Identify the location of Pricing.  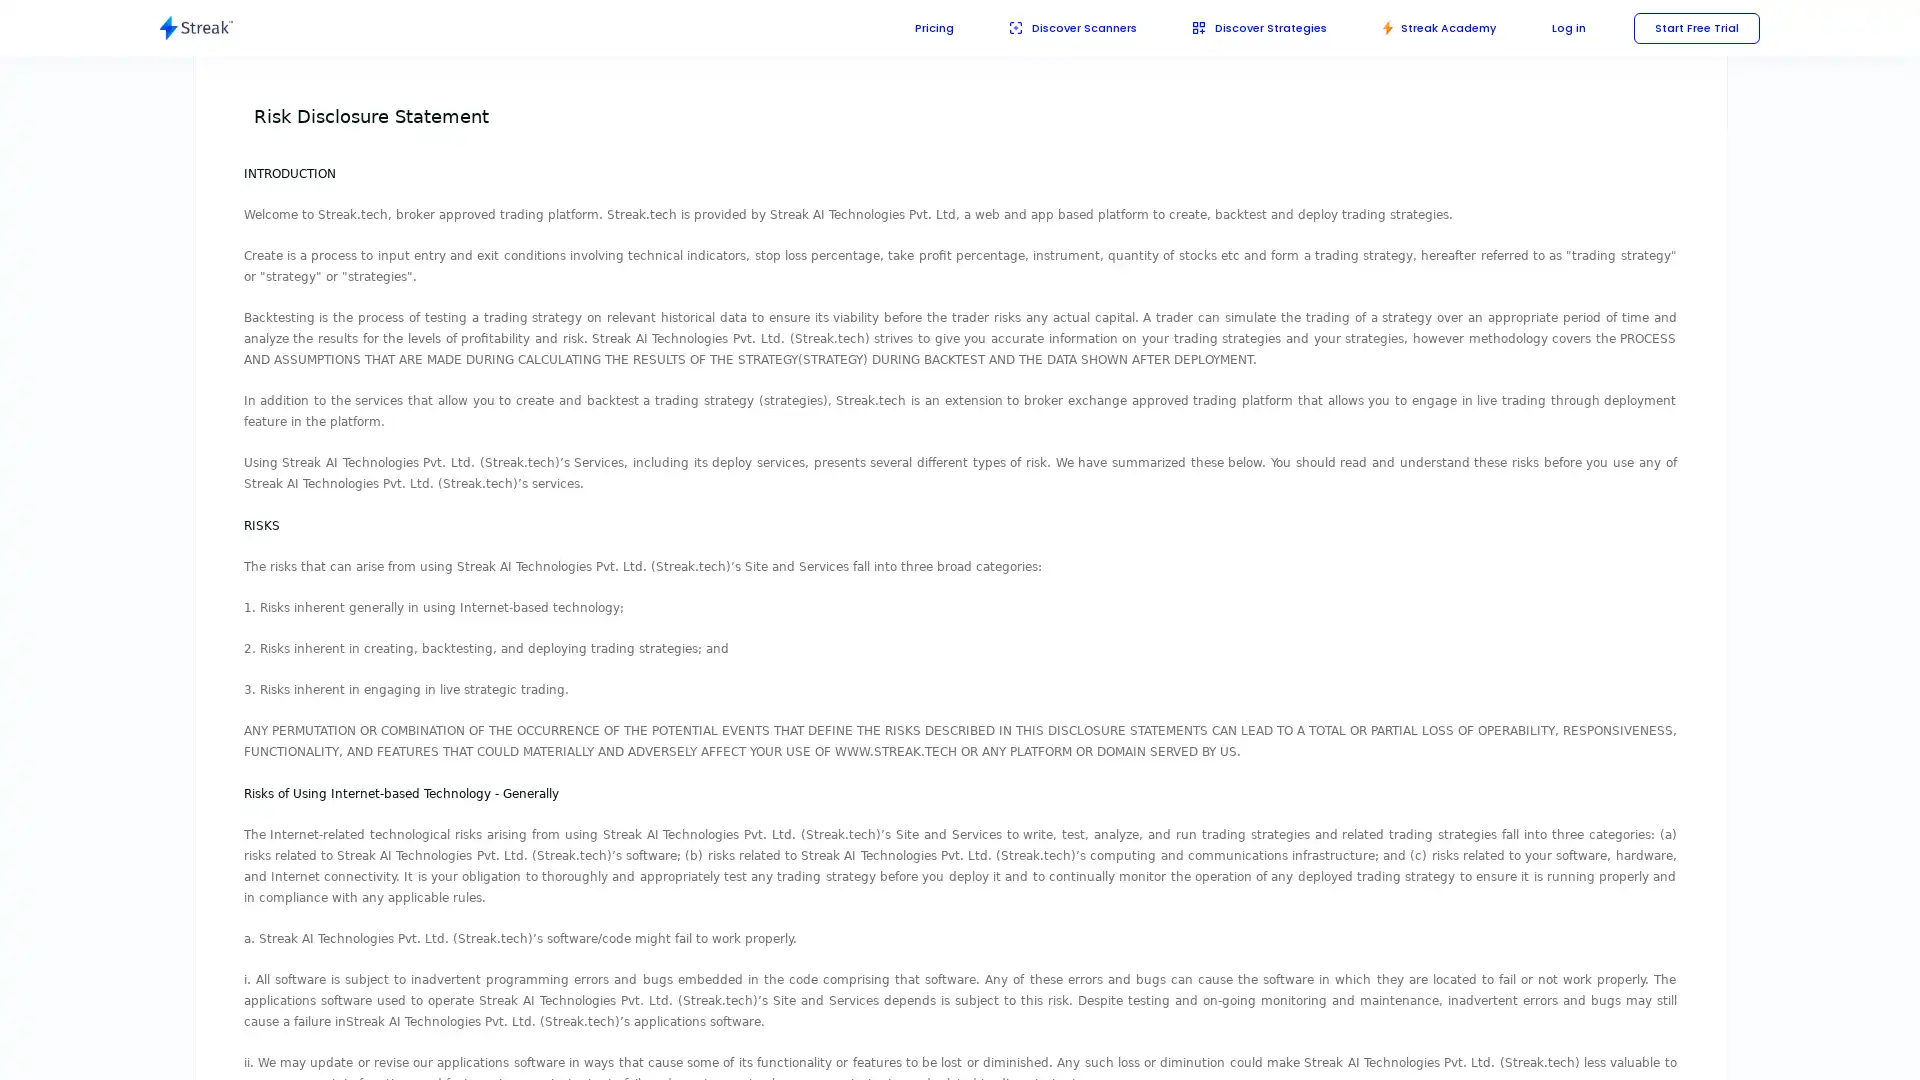
(904, 27).